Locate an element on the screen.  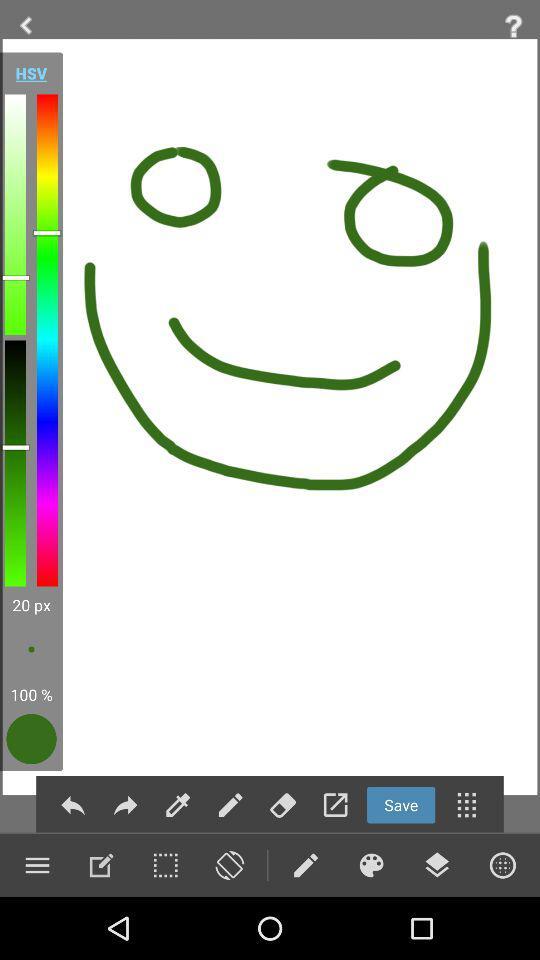
the edit icon is located at coordinates (229, 805).